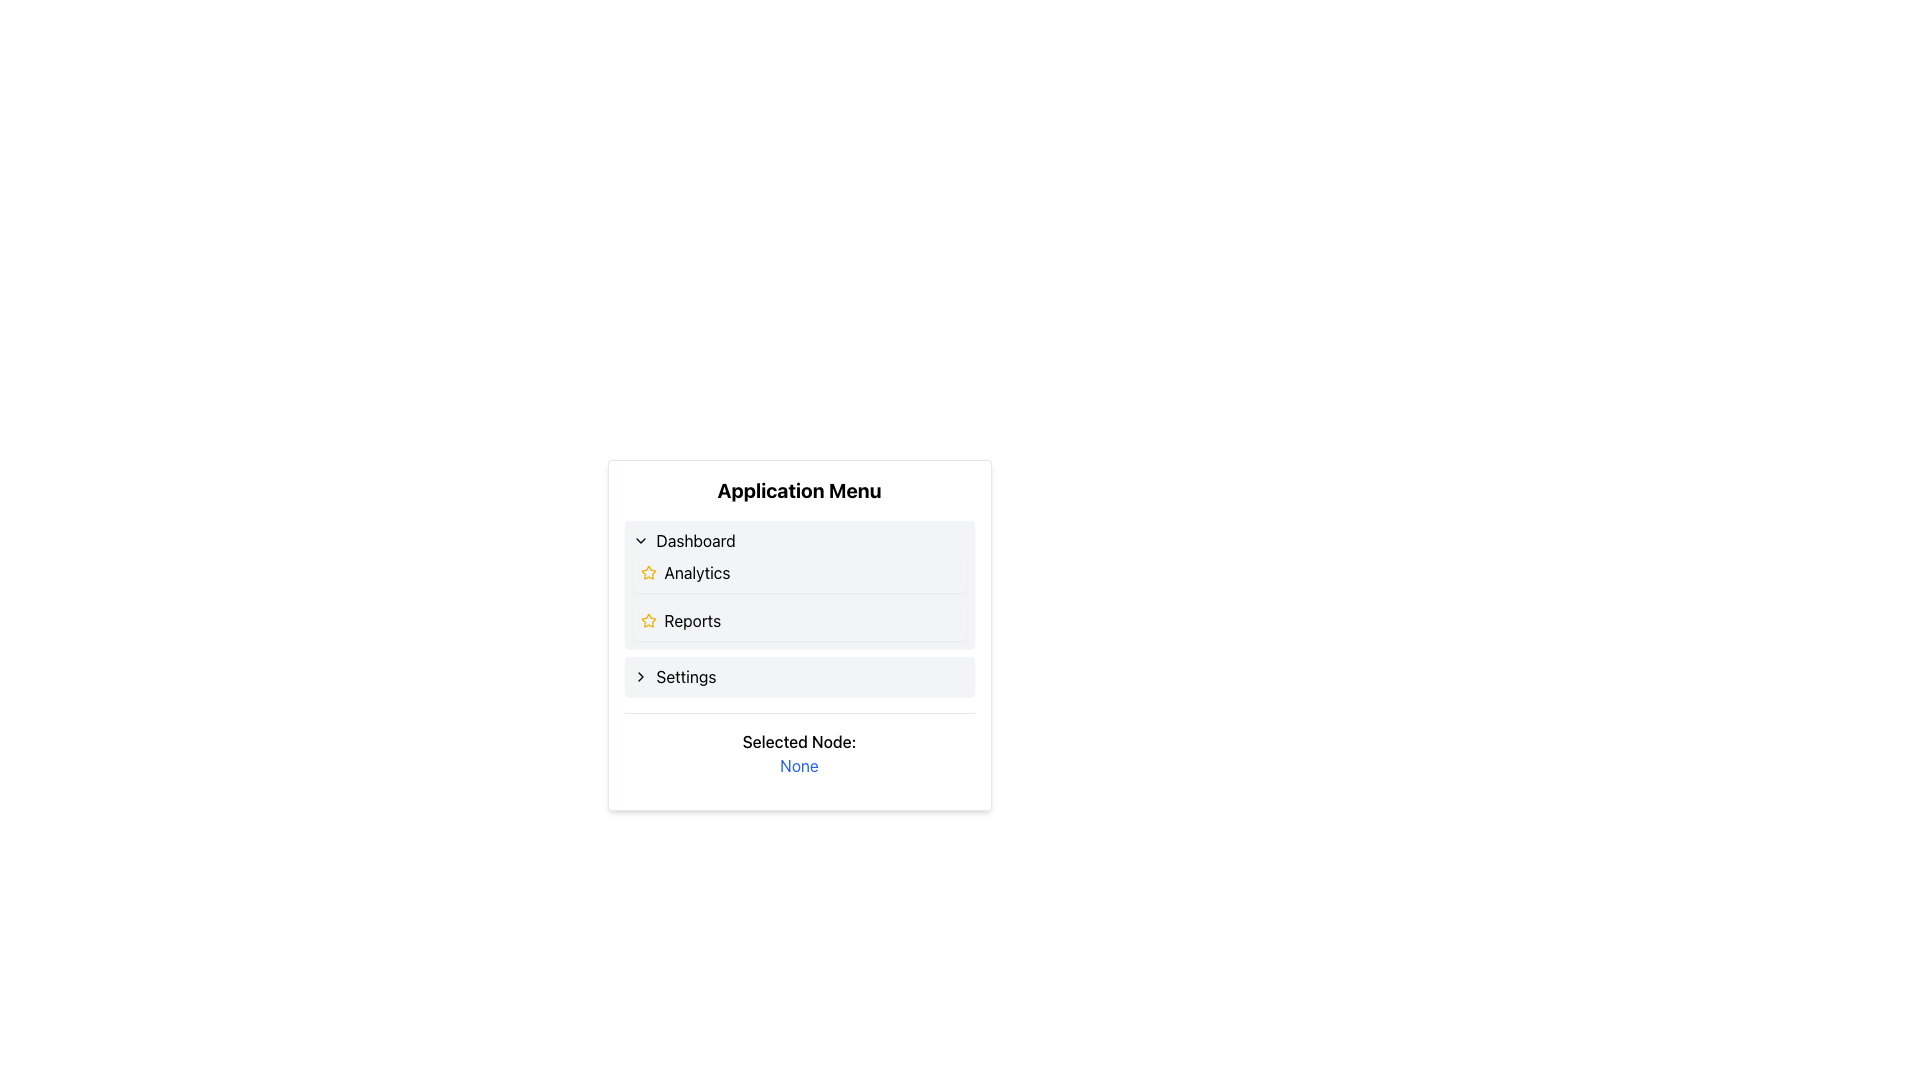 This screenshot has width=1920, height=1080. Describe the element at coordinates (648, 619) in the screenshot. I see `the star icon representing the 'Analytics' menu item` at that location.